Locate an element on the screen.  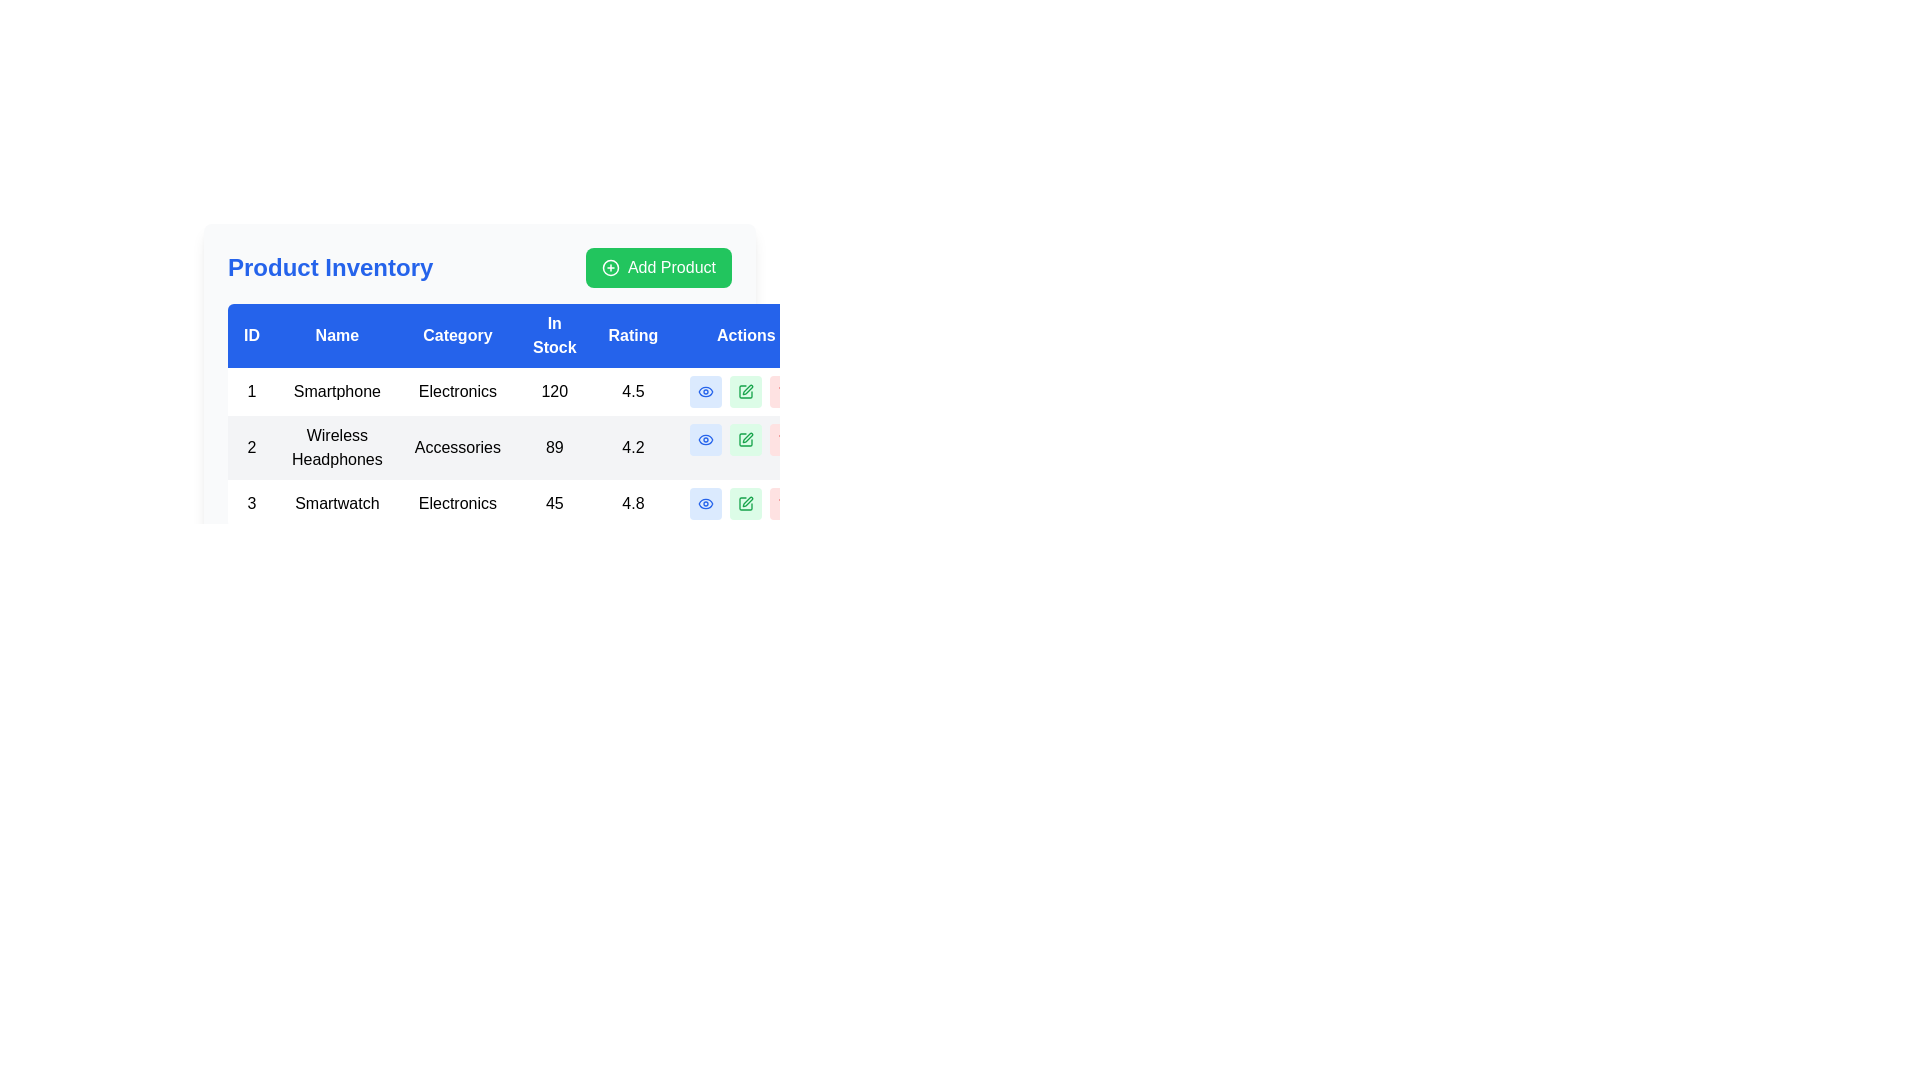
the edit icon button located in the 'Actions' column of the last row in the product table is located at coordinates (745, 503).